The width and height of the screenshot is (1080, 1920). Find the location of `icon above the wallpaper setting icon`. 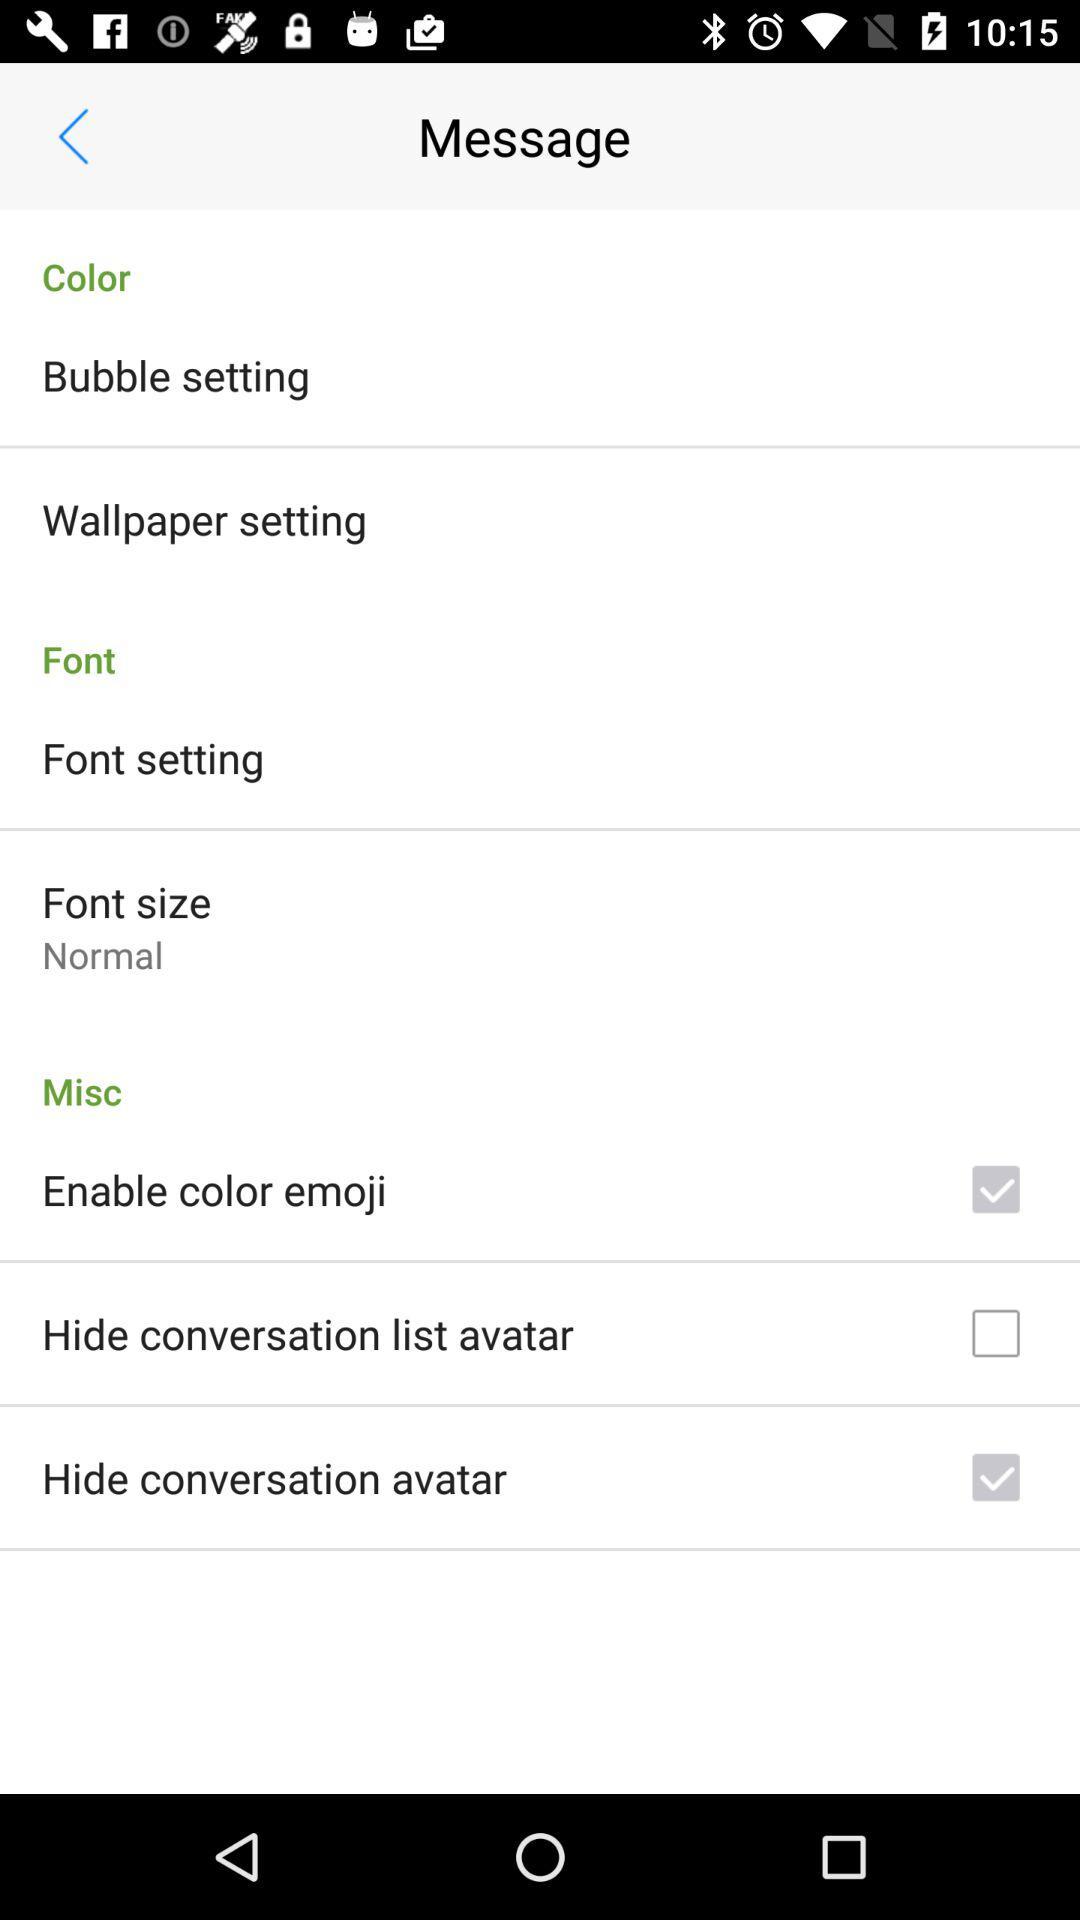

icon above the wallpaper setting icon is located at coordinates (174, 374).